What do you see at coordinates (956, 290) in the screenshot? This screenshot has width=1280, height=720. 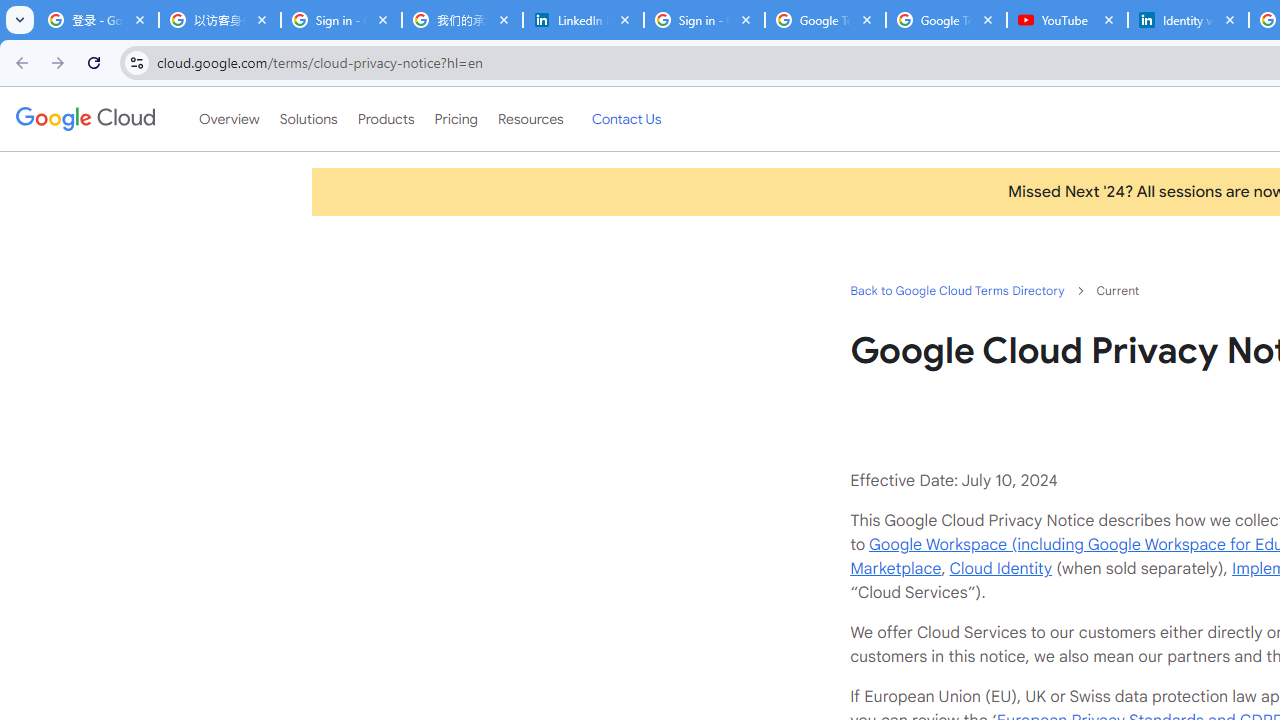 I see `'Back to Google Cloud Terms Directory'` at bounding box center [956, 290].